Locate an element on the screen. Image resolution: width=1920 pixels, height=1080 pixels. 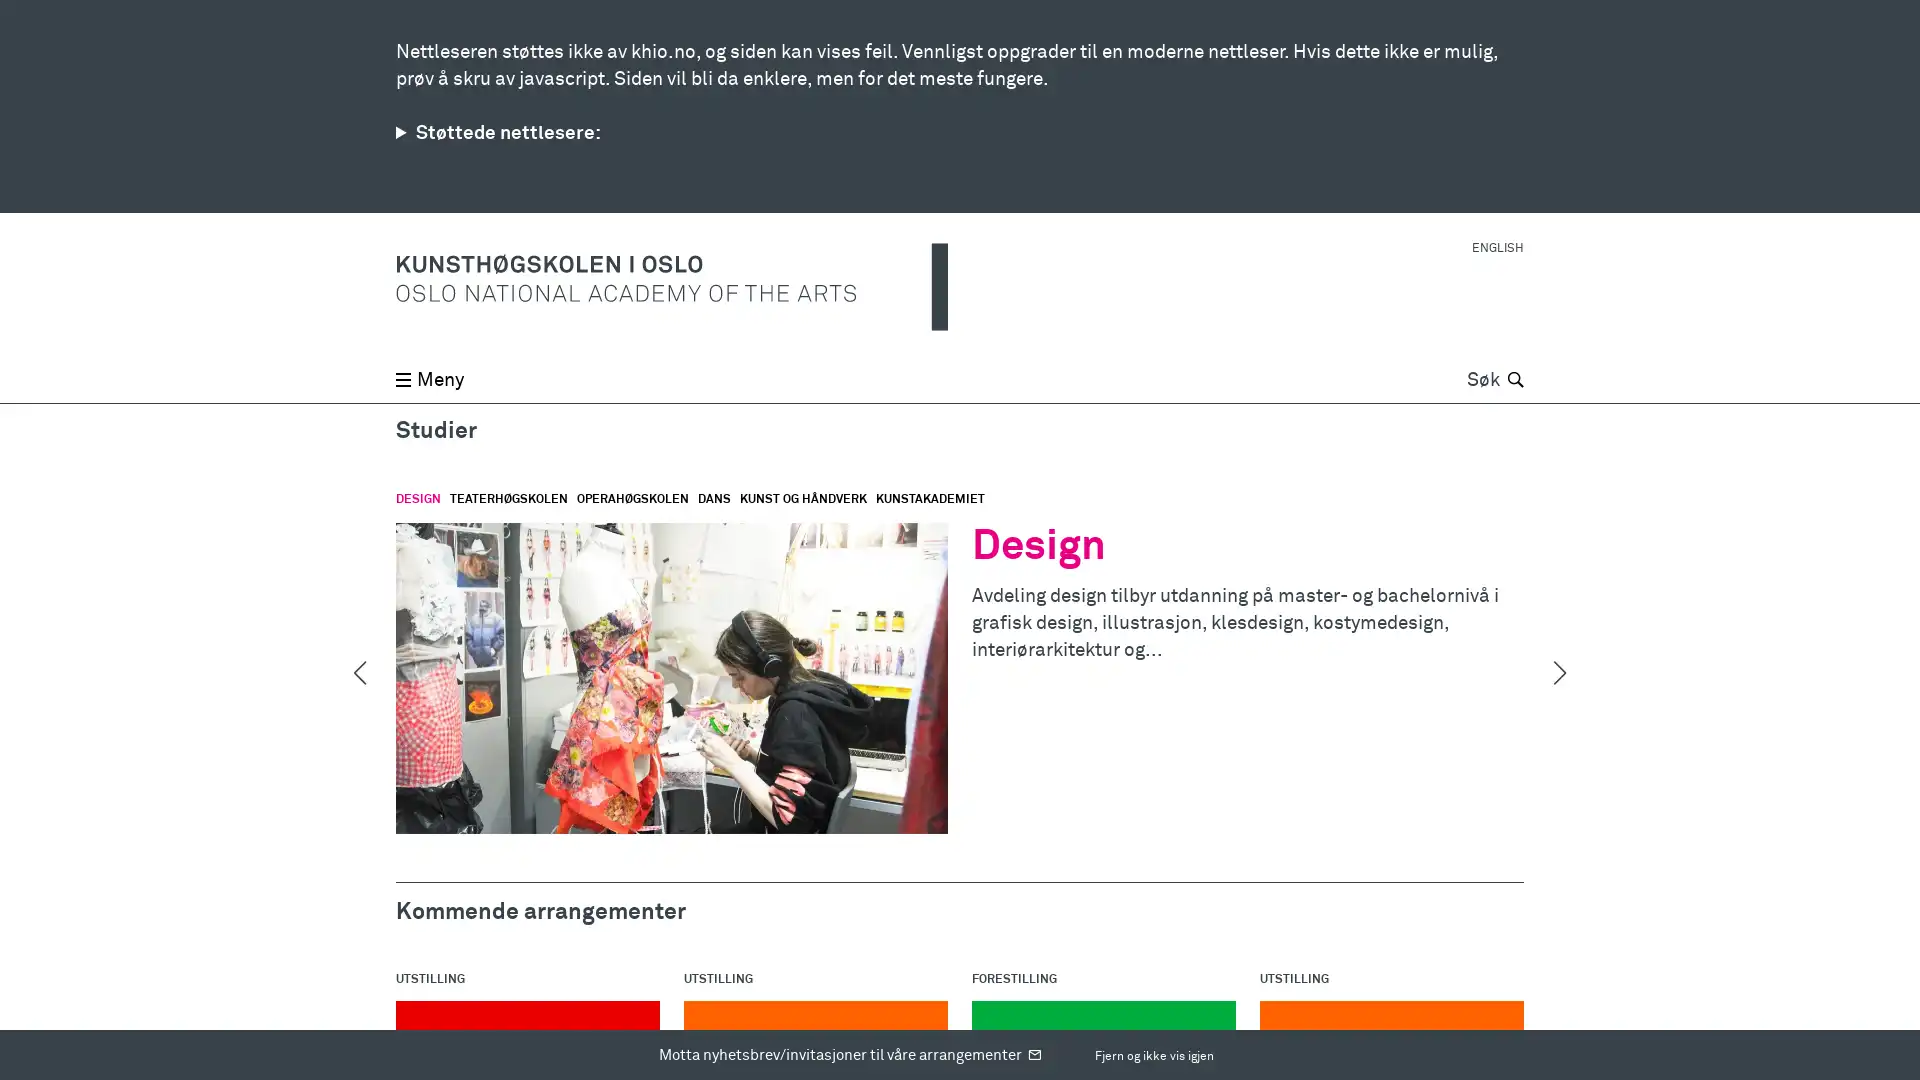
Sk is located at coordinates (1513, 25).